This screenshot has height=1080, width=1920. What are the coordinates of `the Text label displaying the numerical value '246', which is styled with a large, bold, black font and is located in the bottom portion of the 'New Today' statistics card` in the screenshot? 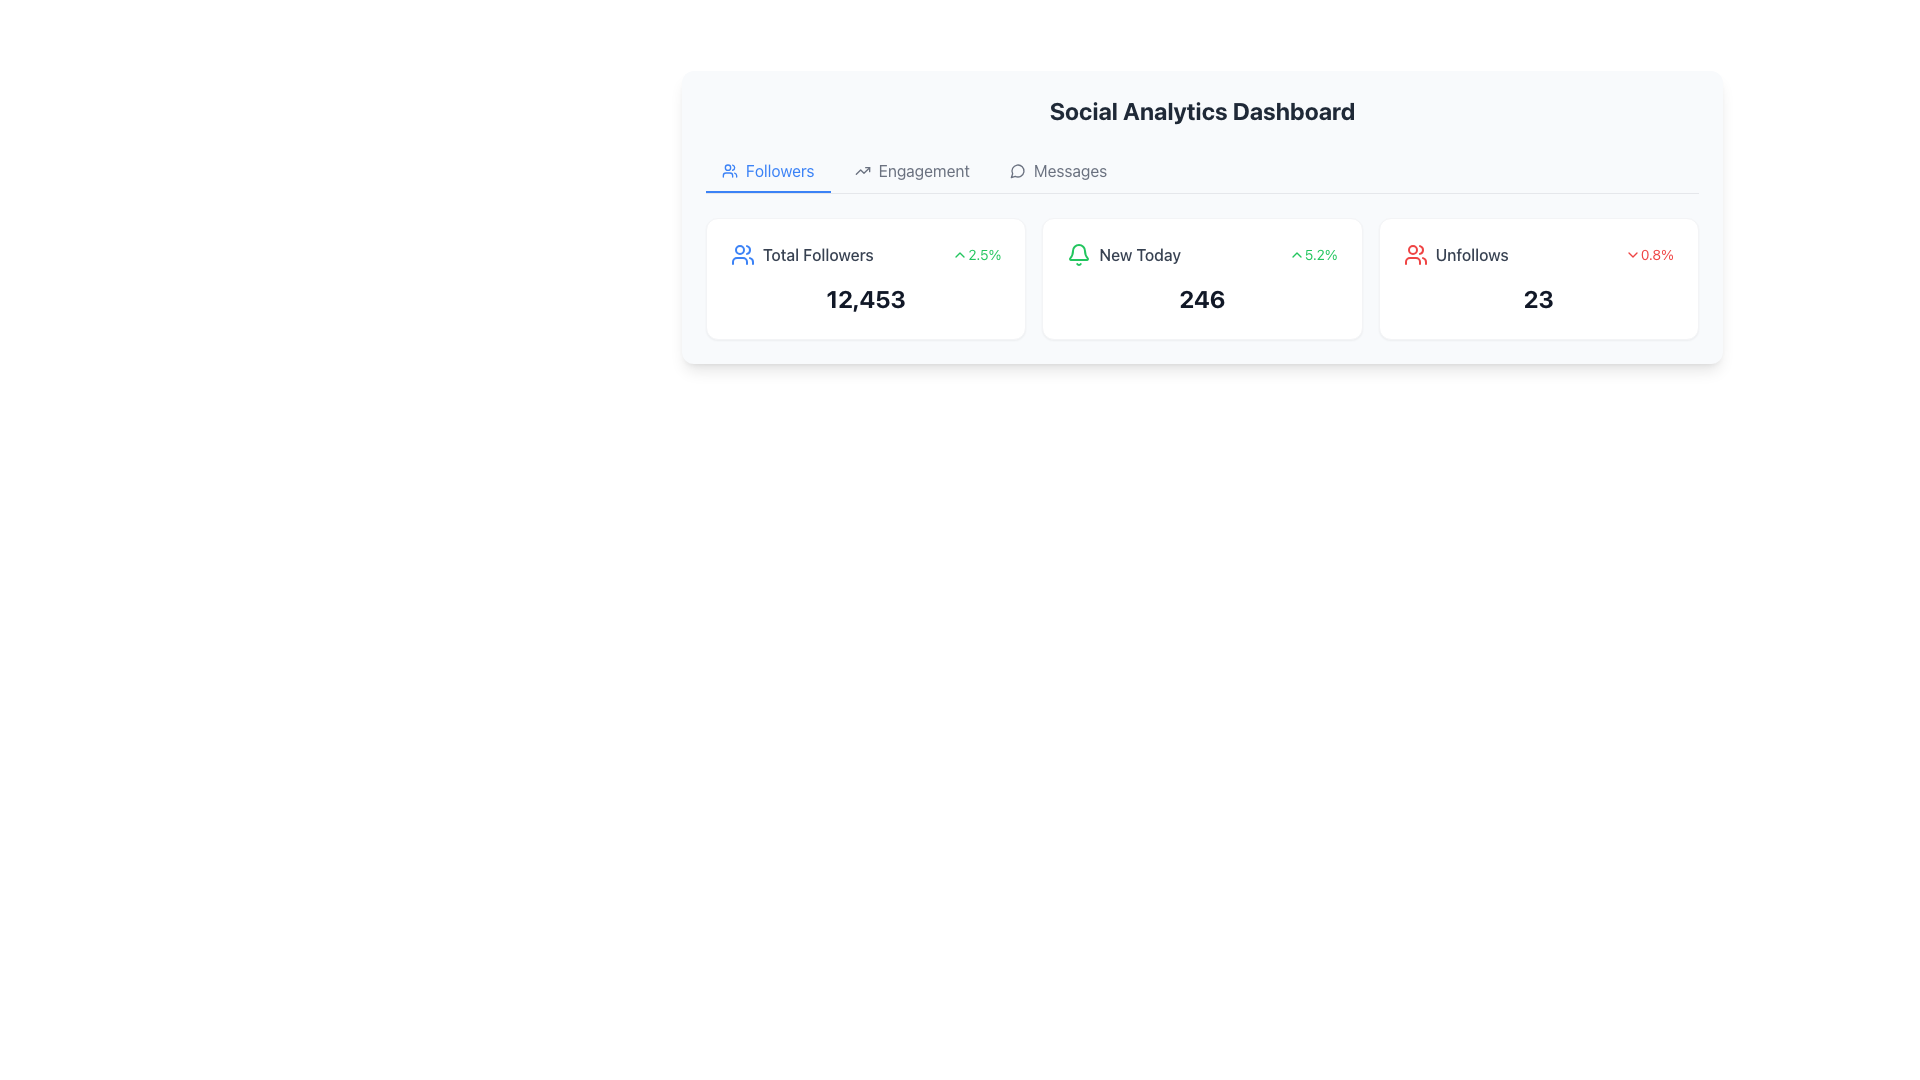 It's located at (1201, 299).